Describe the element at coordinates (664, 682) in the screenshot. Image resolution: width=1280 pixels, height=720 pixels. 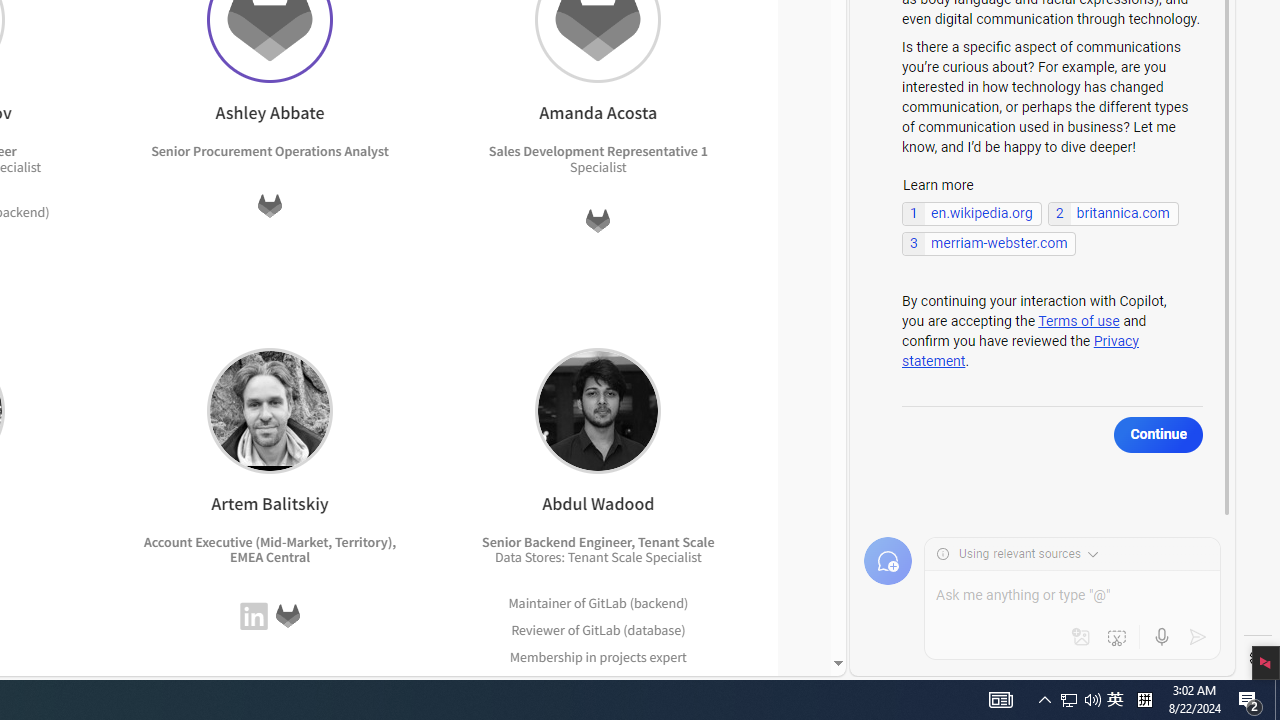
I see `'expert'` at that location.